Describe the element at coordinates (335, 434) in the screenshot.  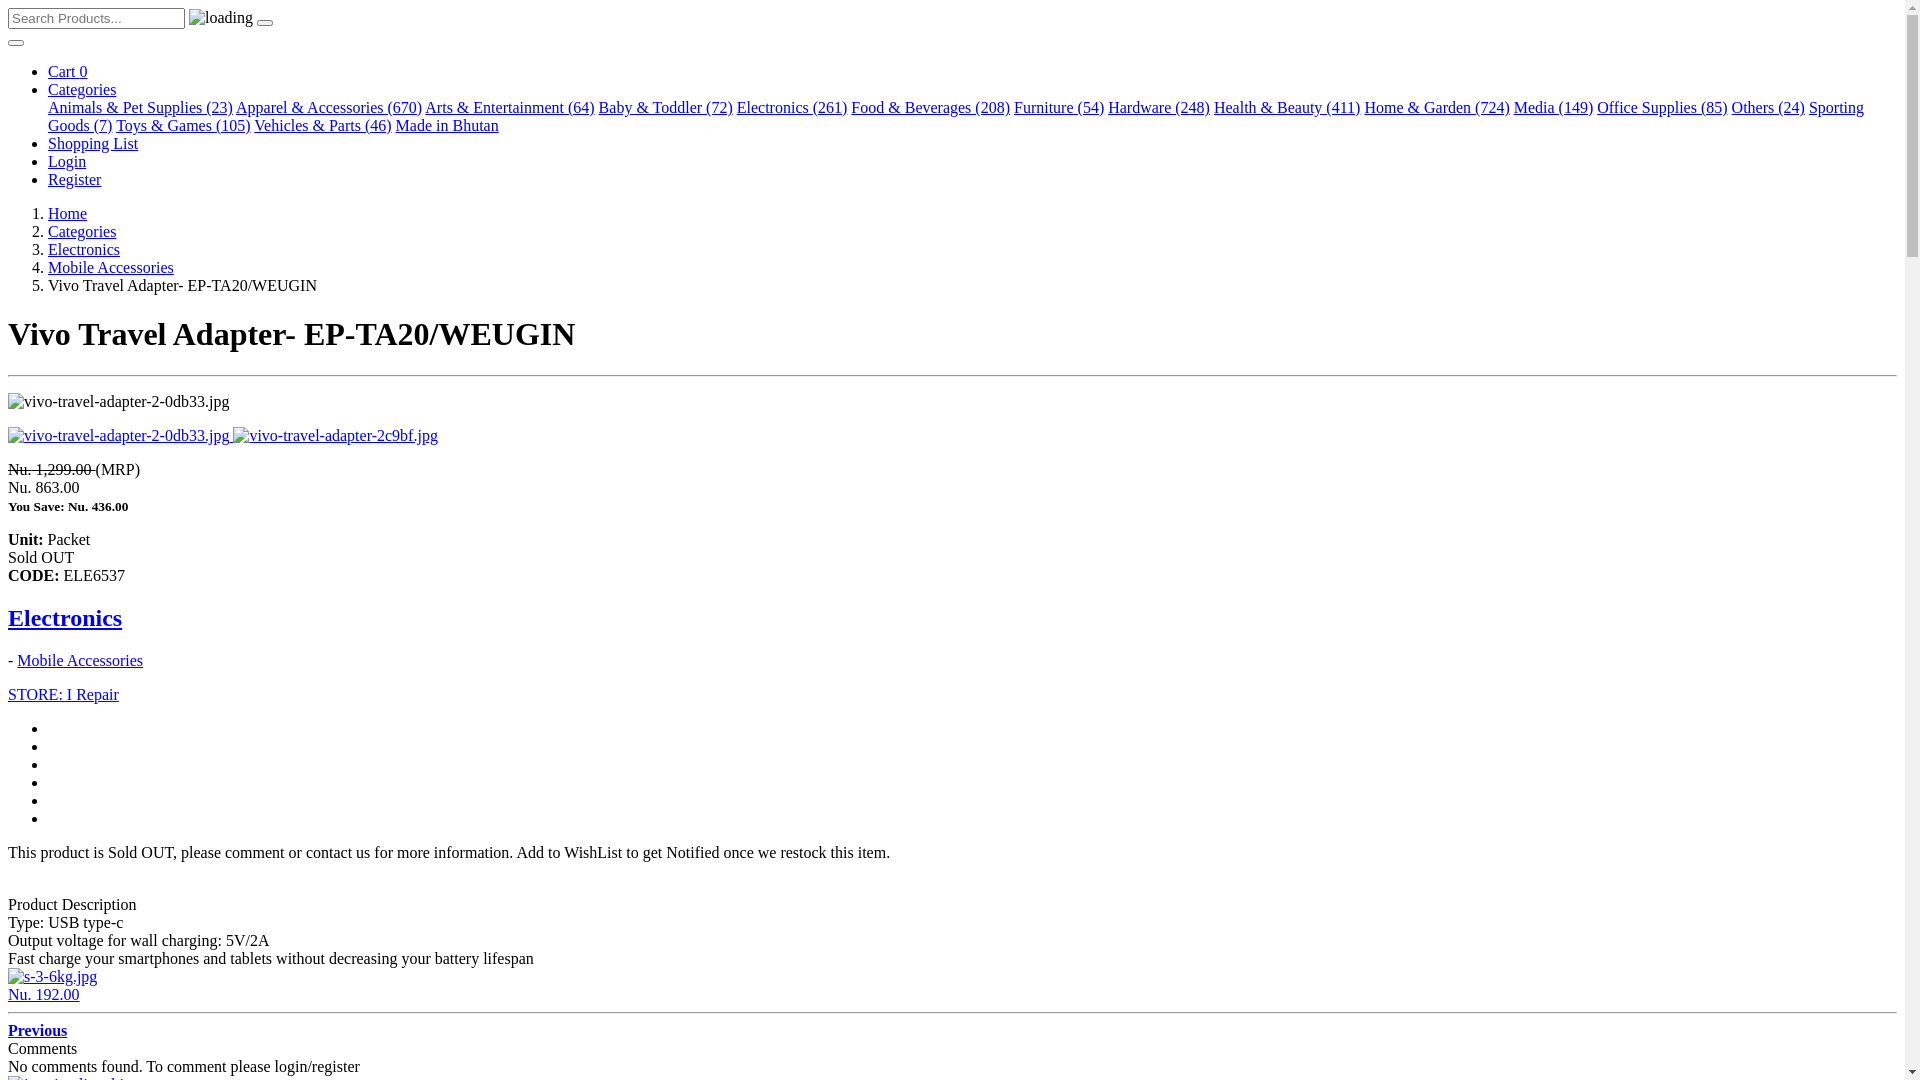
I see `'Vivo Travel Adapter- EP-TA20/WEUGIN'` at that location.